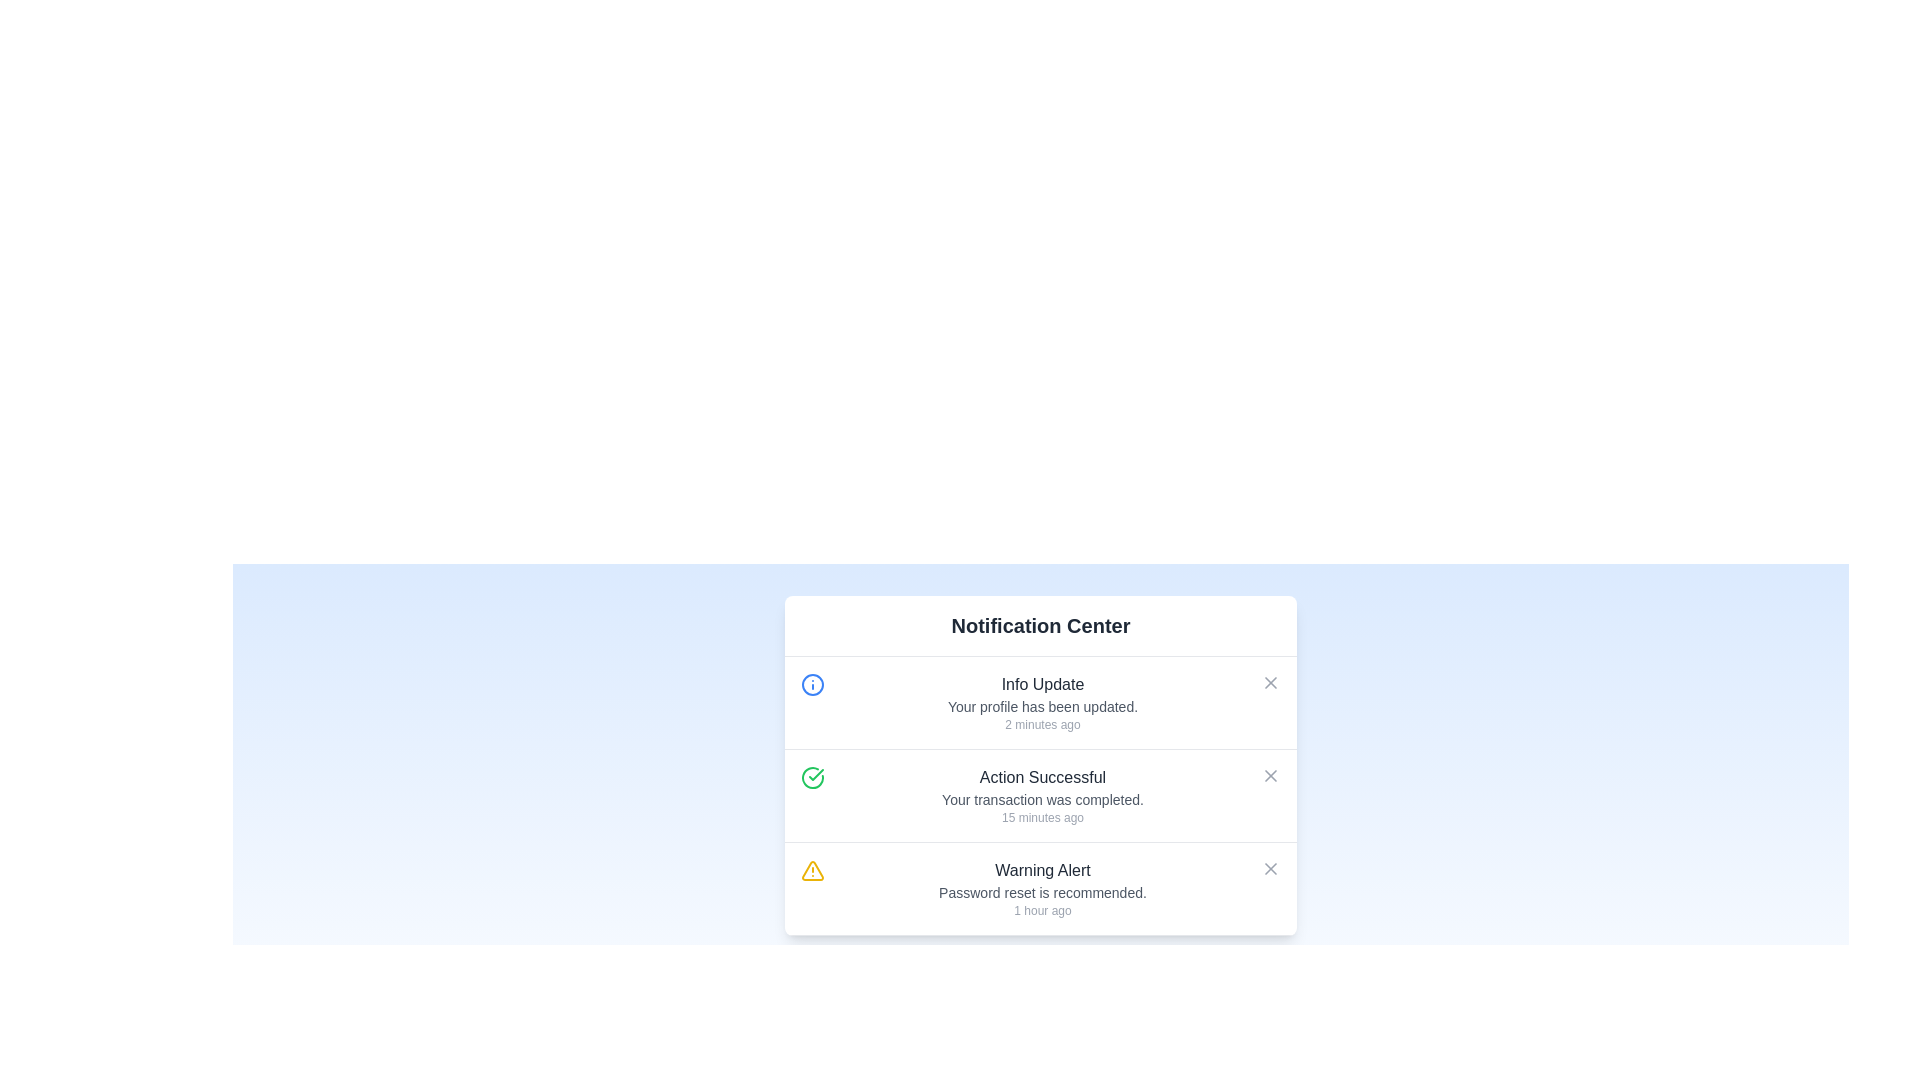 This screenshot has height=1080, width=1920. What do you see at coordinates (1041, 798) in the screenshot?
I see `the text label displaying the message 'Your transaction was completed.'` at bounding box center [1041, 798].